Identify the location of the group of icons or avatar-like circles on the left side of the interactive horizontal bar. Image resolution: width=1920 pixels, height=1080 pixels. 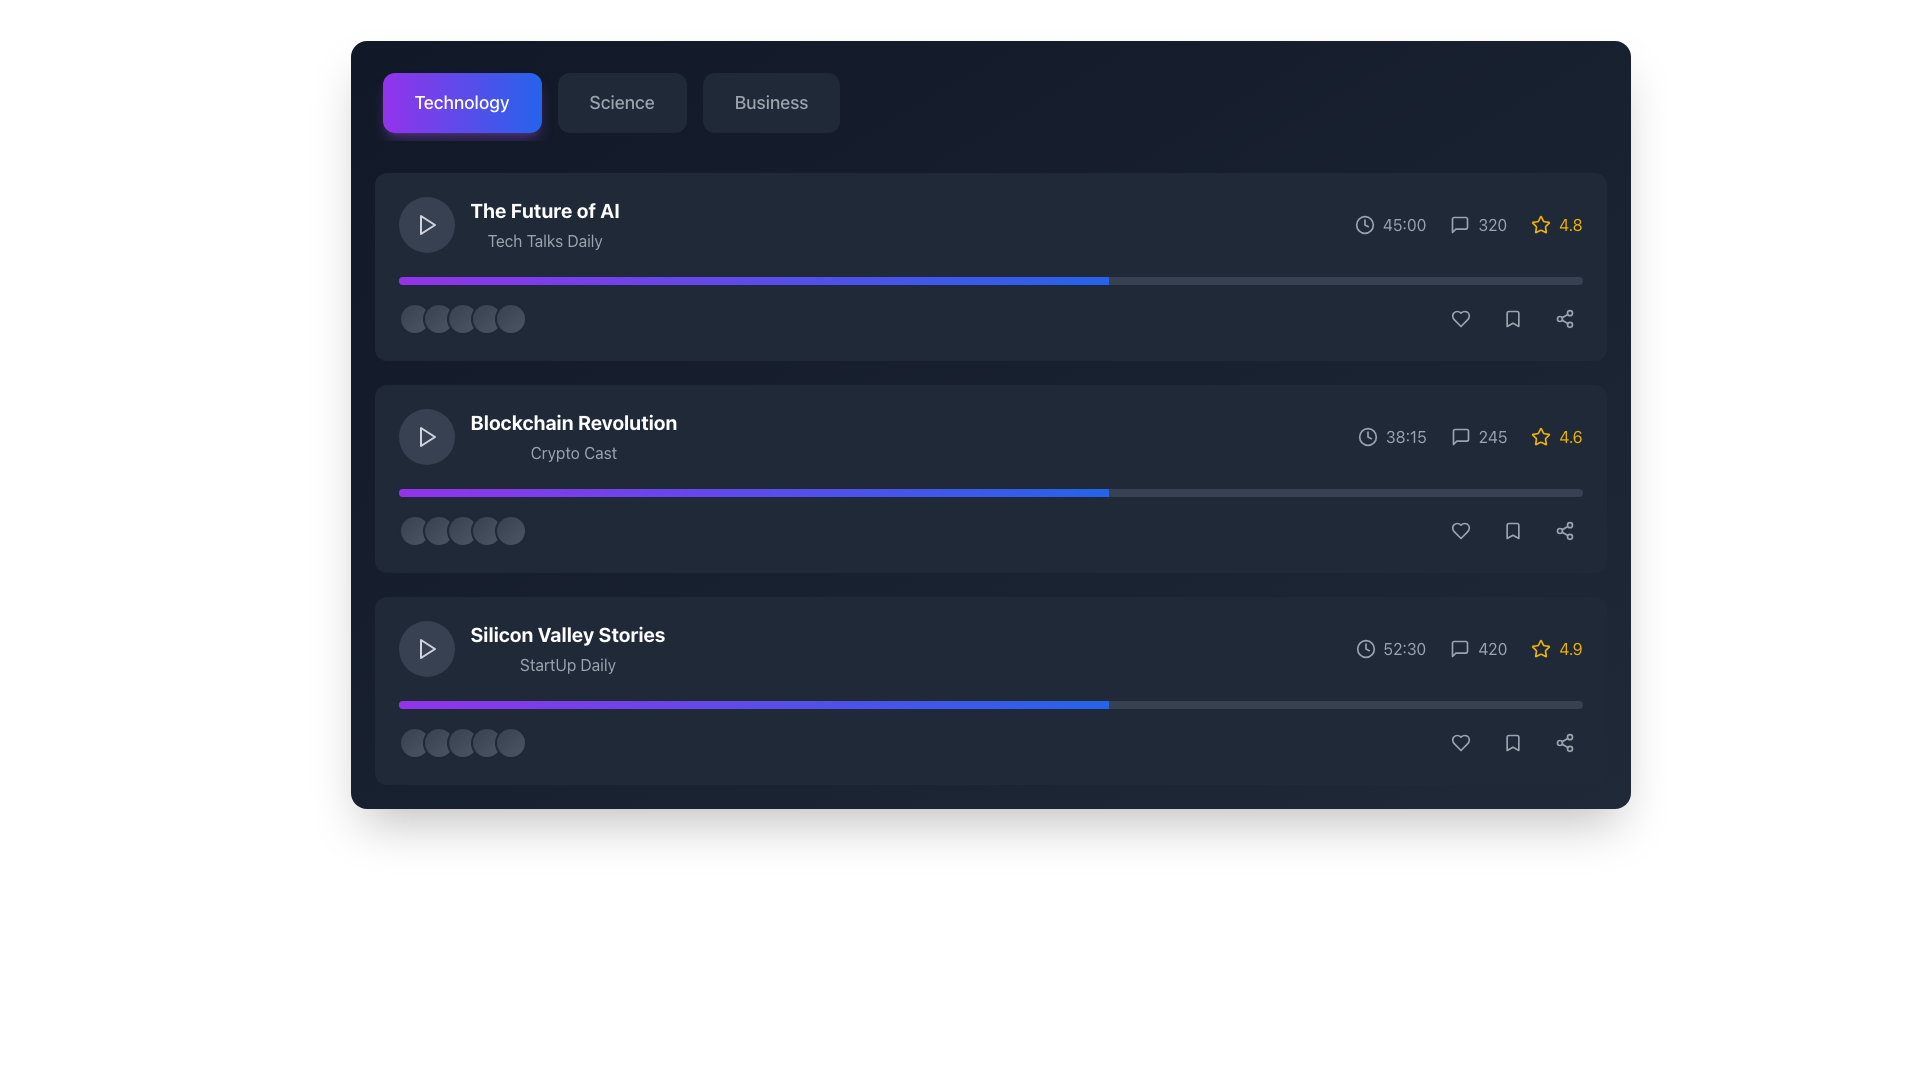
(990, 318).